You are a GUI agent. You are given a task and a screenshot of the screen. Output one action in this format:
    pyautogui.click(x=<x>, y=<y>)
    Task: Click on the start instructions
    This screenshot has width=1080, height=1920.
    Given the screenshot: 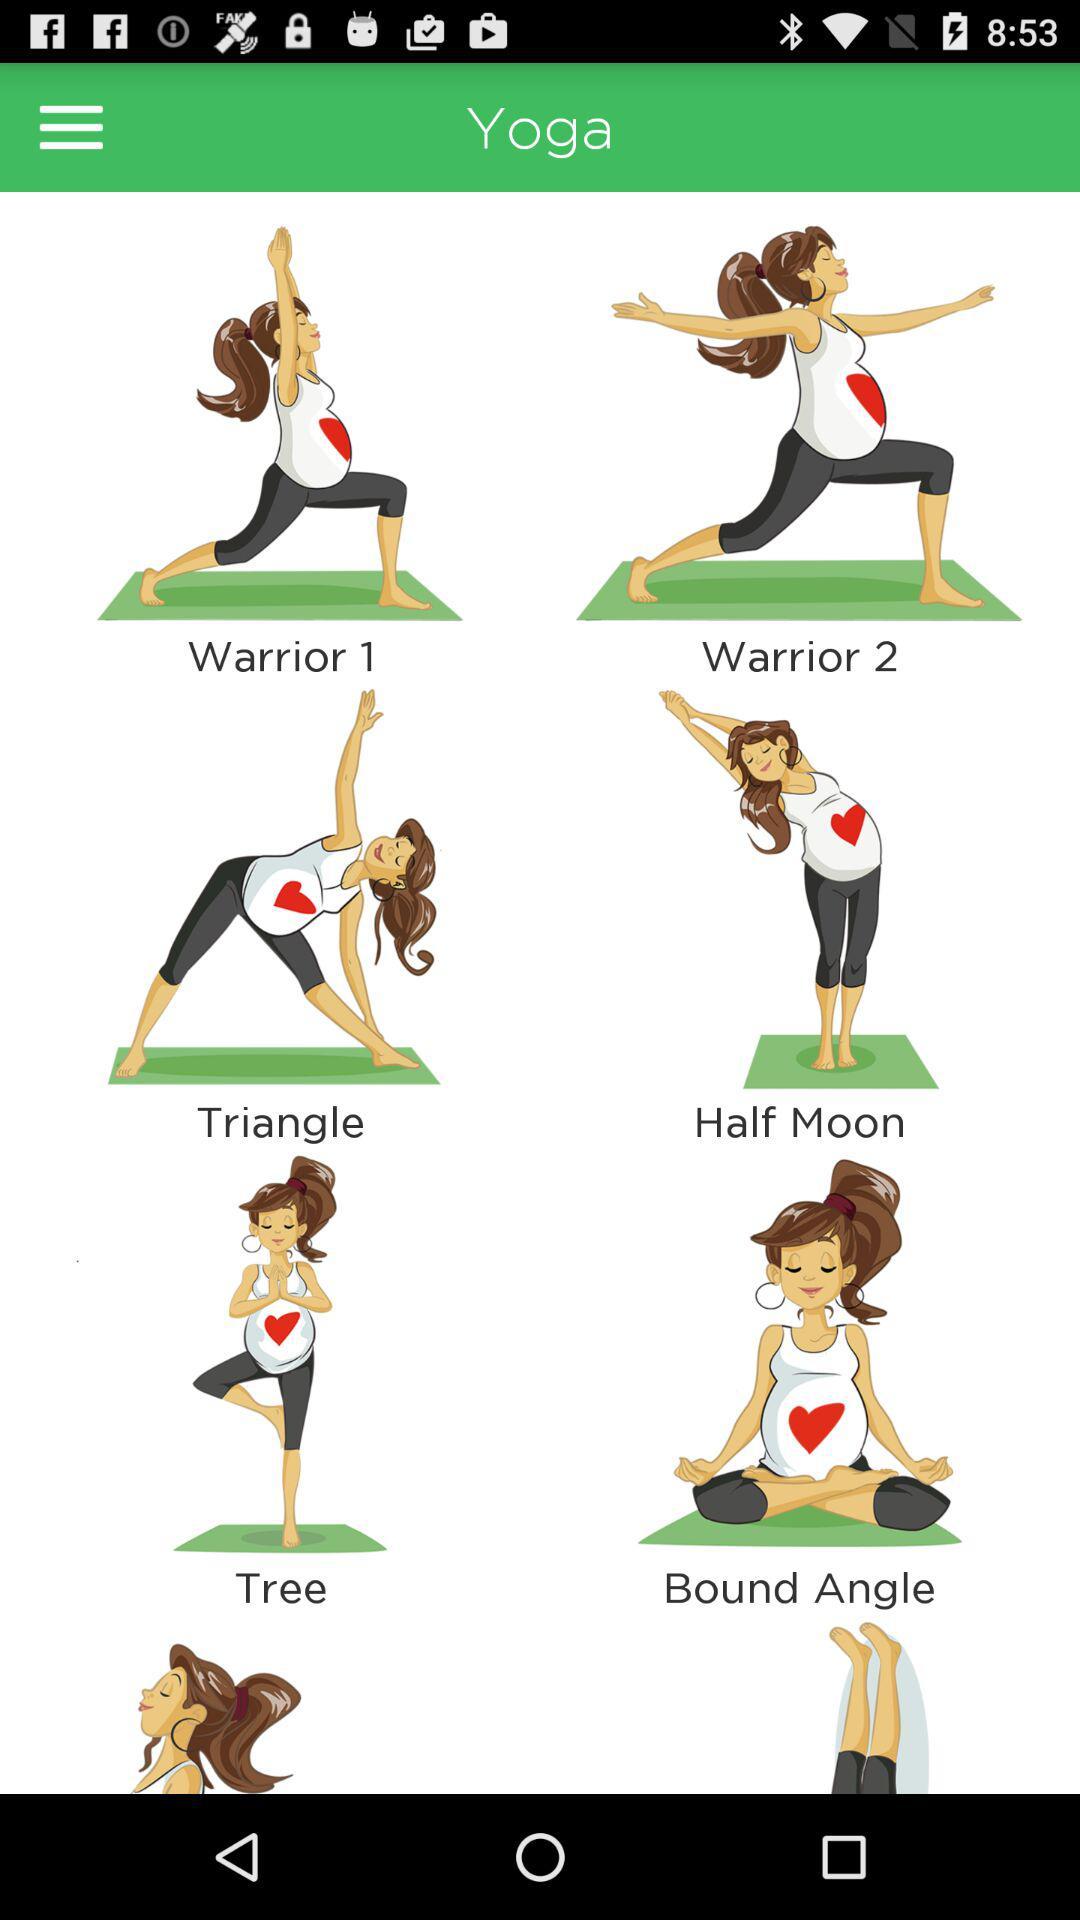 What is the action you would take?
    pyautogui.click(x=280, y=1354)
    